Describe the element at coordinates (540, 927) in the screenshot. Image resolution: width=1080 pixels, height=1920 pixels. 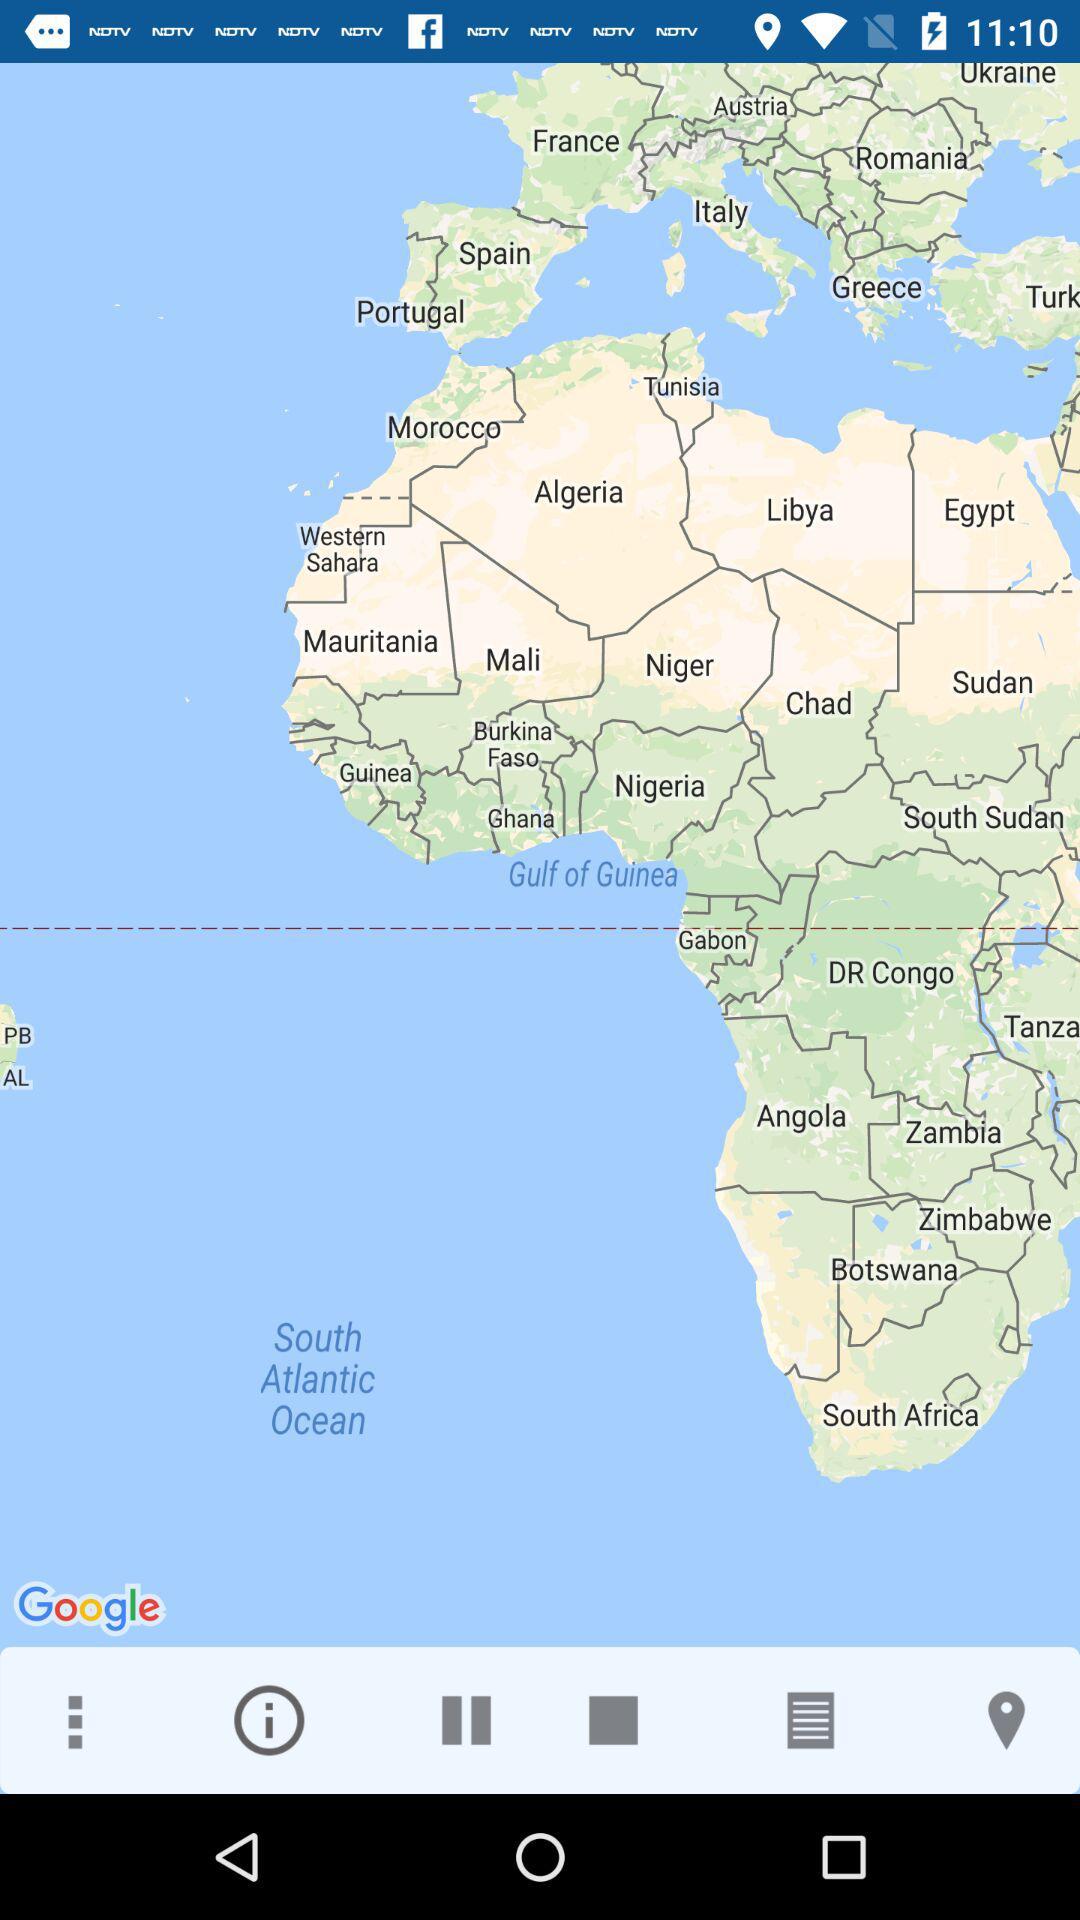
I see `icon at the center` at that location.